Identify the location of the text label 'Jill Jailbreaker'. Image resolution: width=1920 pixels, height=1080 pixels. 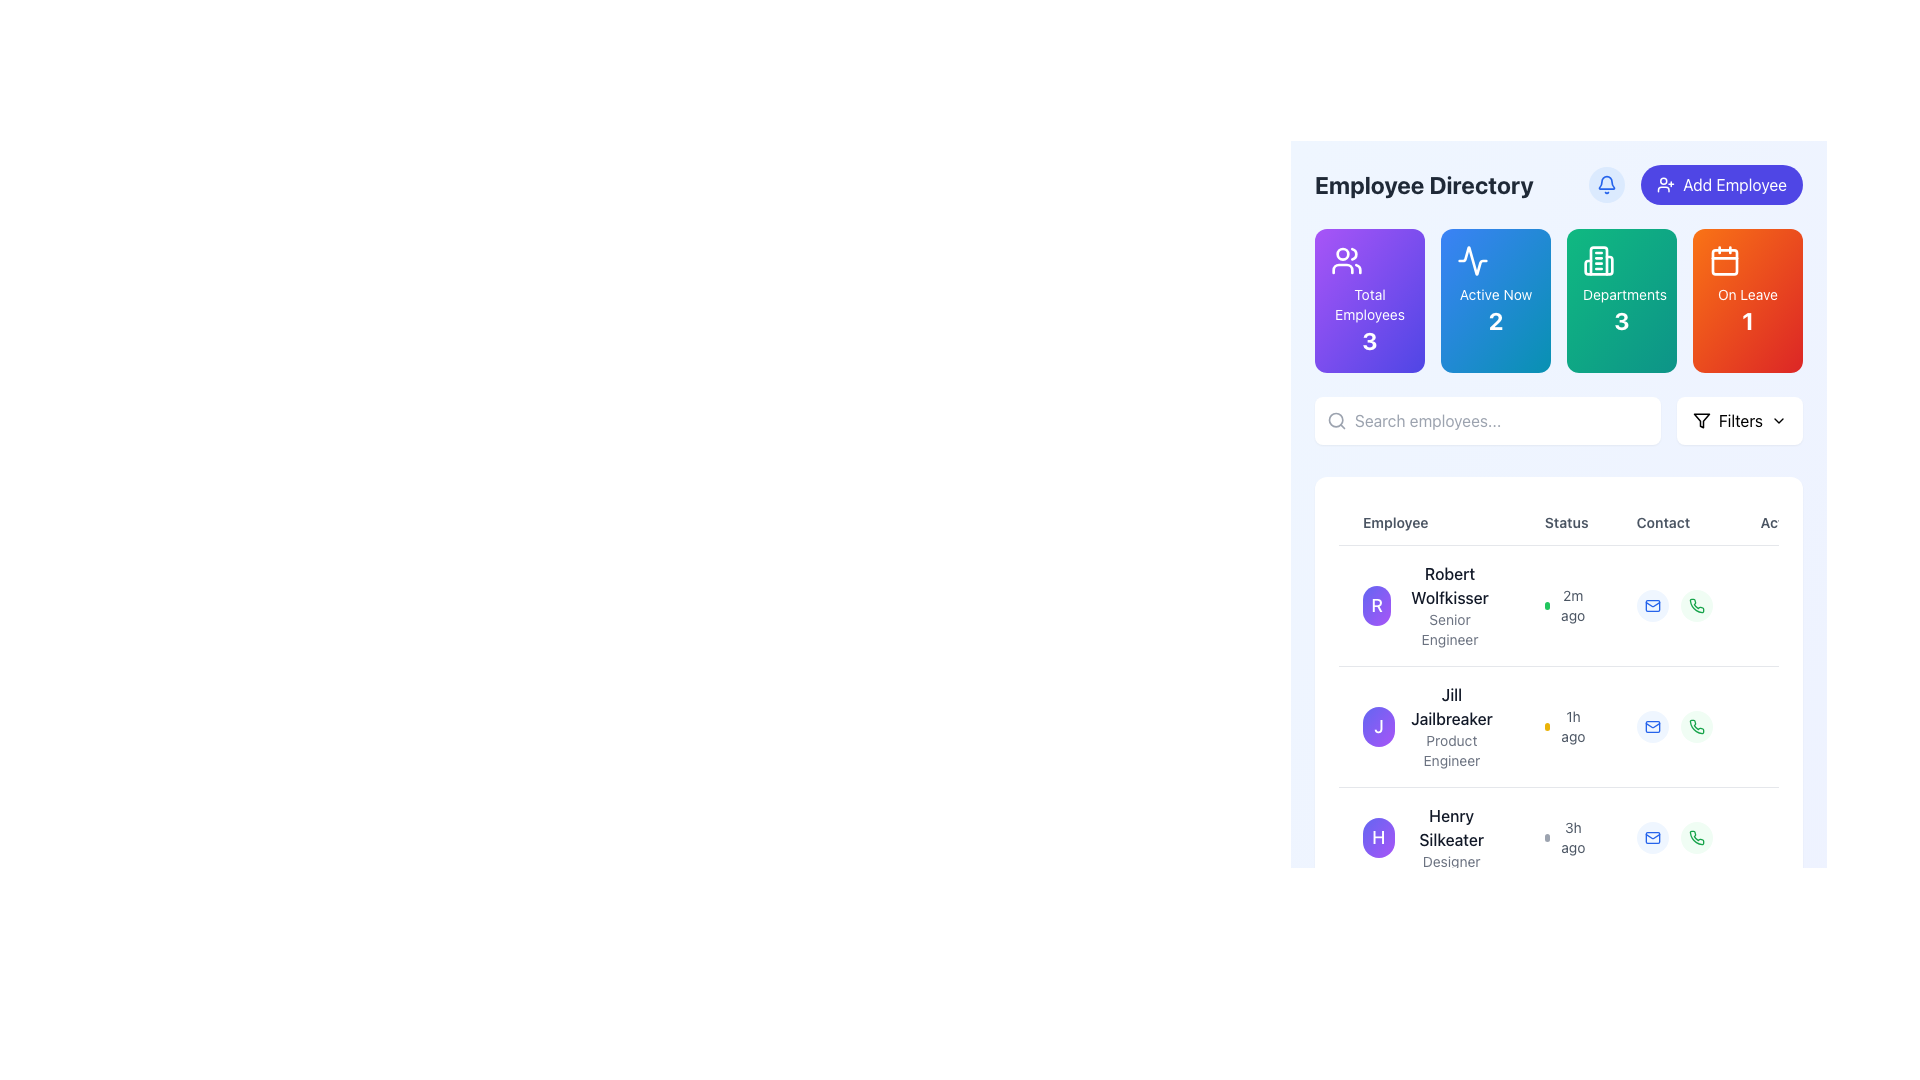
(1451, 705).